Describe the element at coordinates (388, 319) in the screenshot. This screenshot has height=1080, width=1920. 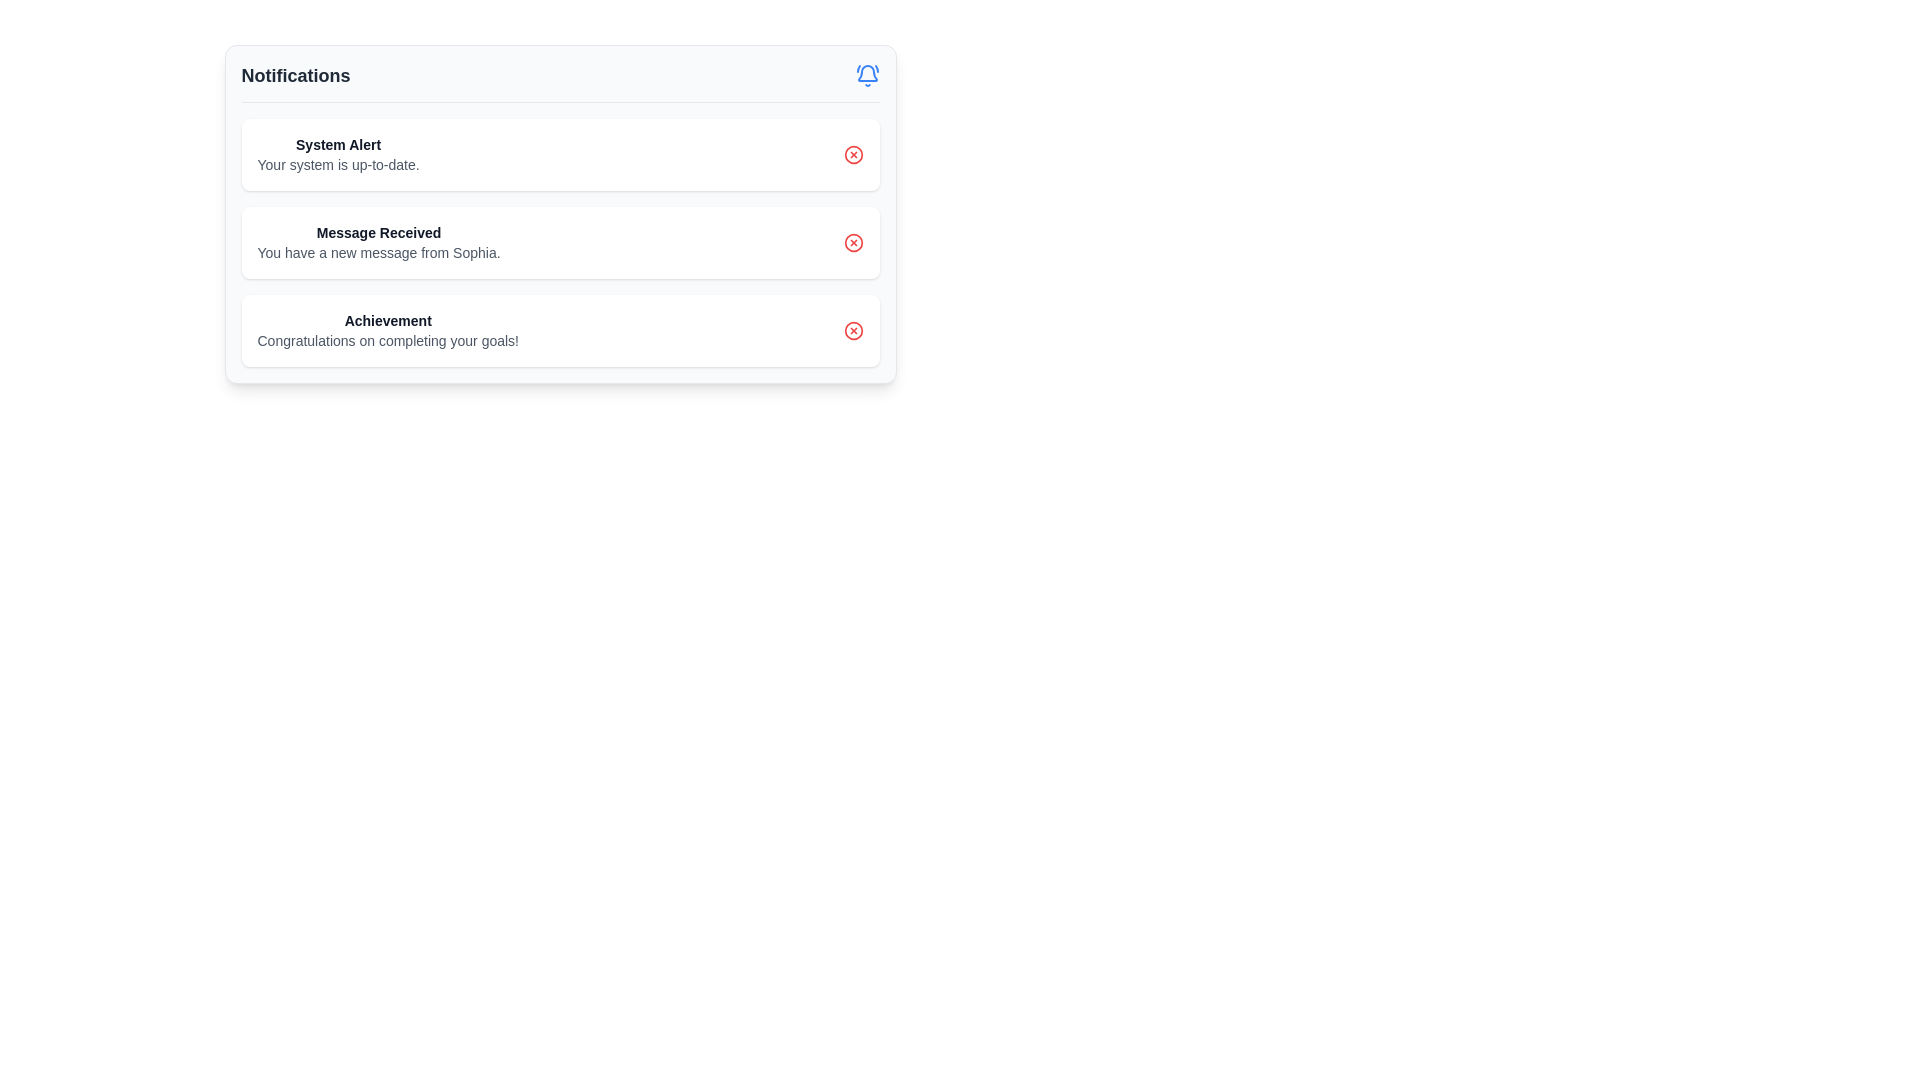
I see `the Text Label that acts as a header for the third notification card in the 'Notifications' panel, located above the message 'Congratulations on completing your goals!'` at that location.